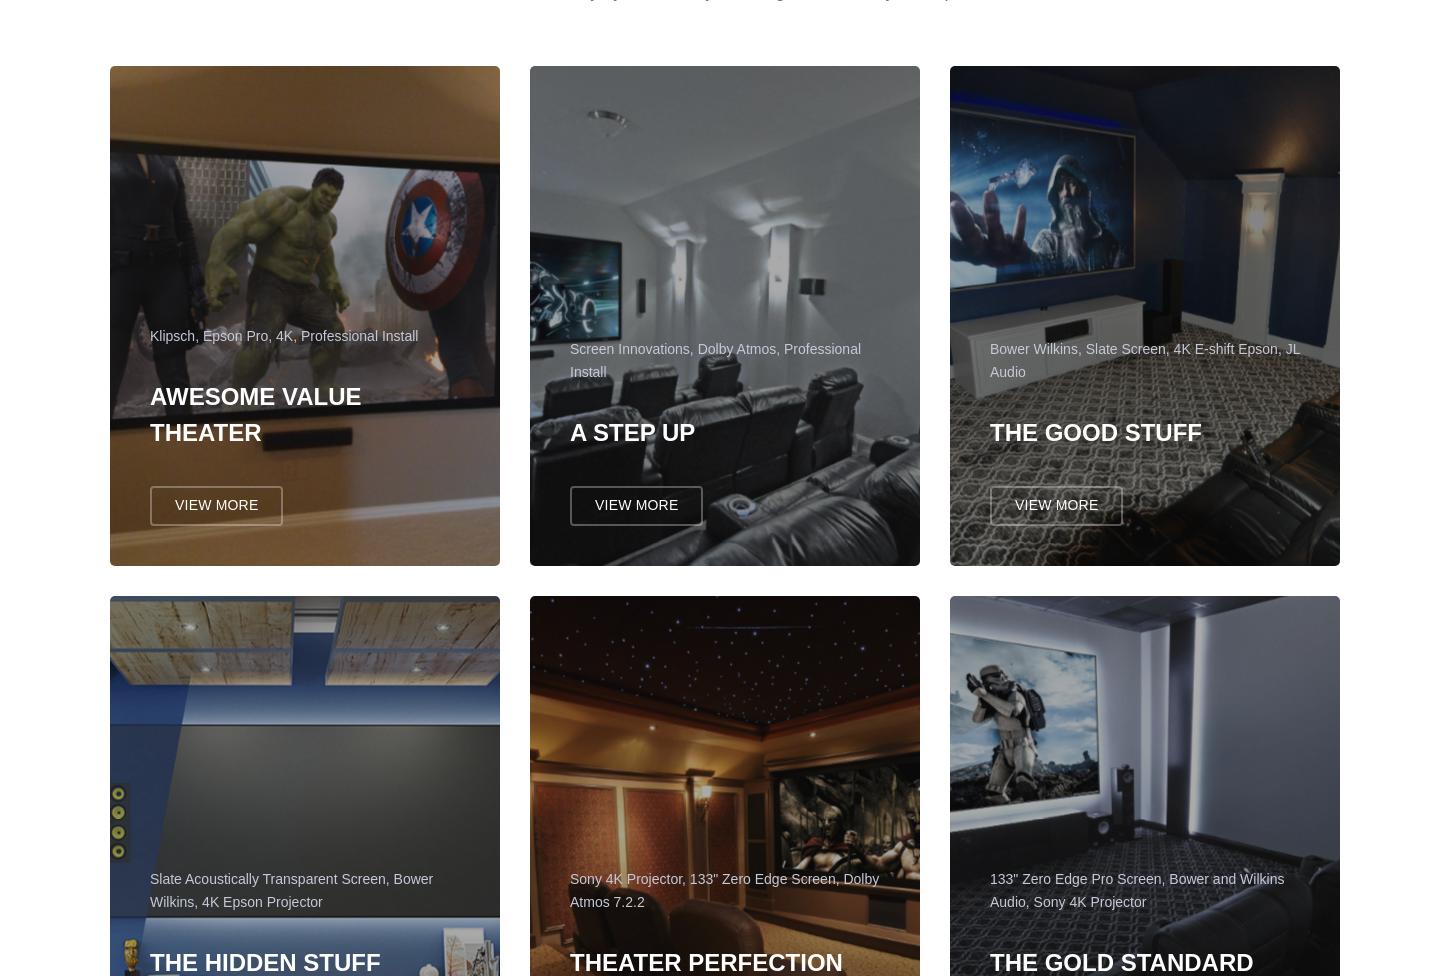 This screenshot has width=1450, height=976. I want to click on 'a step up', so click(631, 440).